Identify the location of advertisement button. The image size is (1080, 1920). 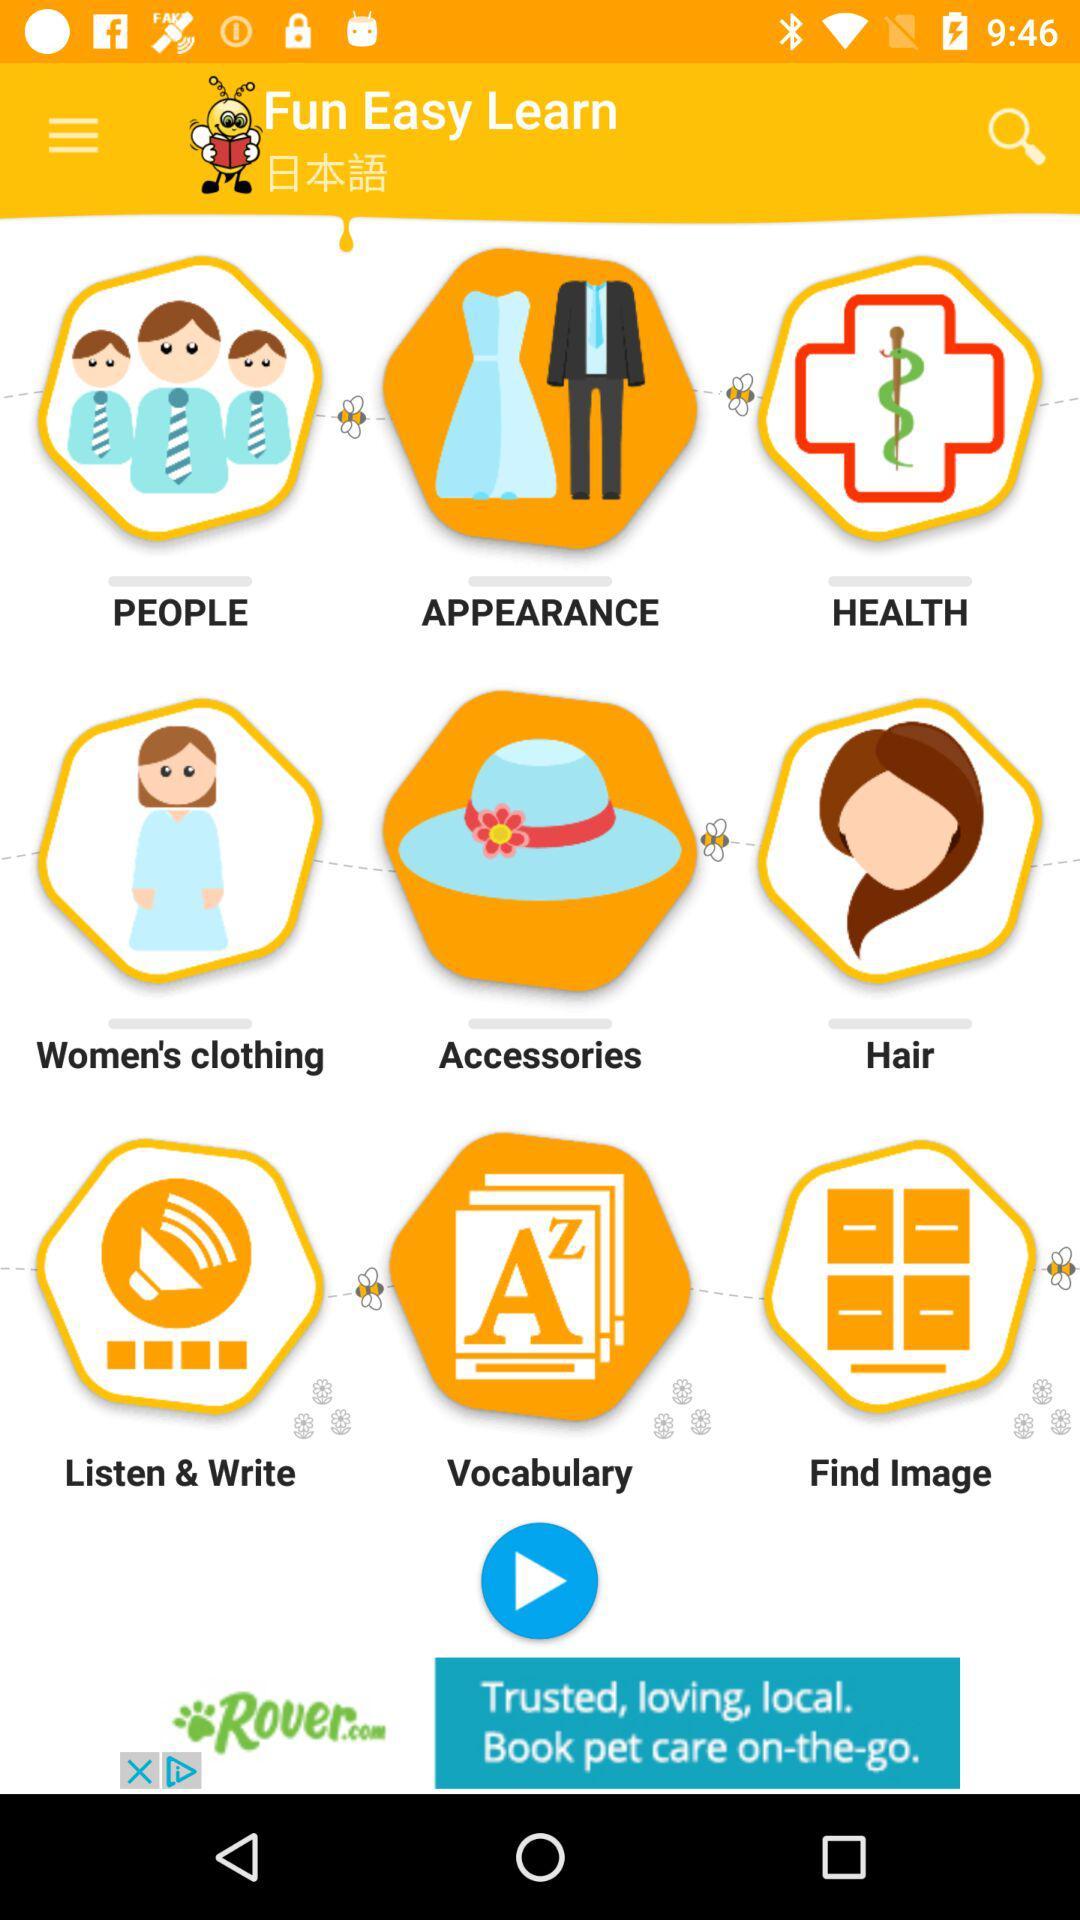
(540, 1722).